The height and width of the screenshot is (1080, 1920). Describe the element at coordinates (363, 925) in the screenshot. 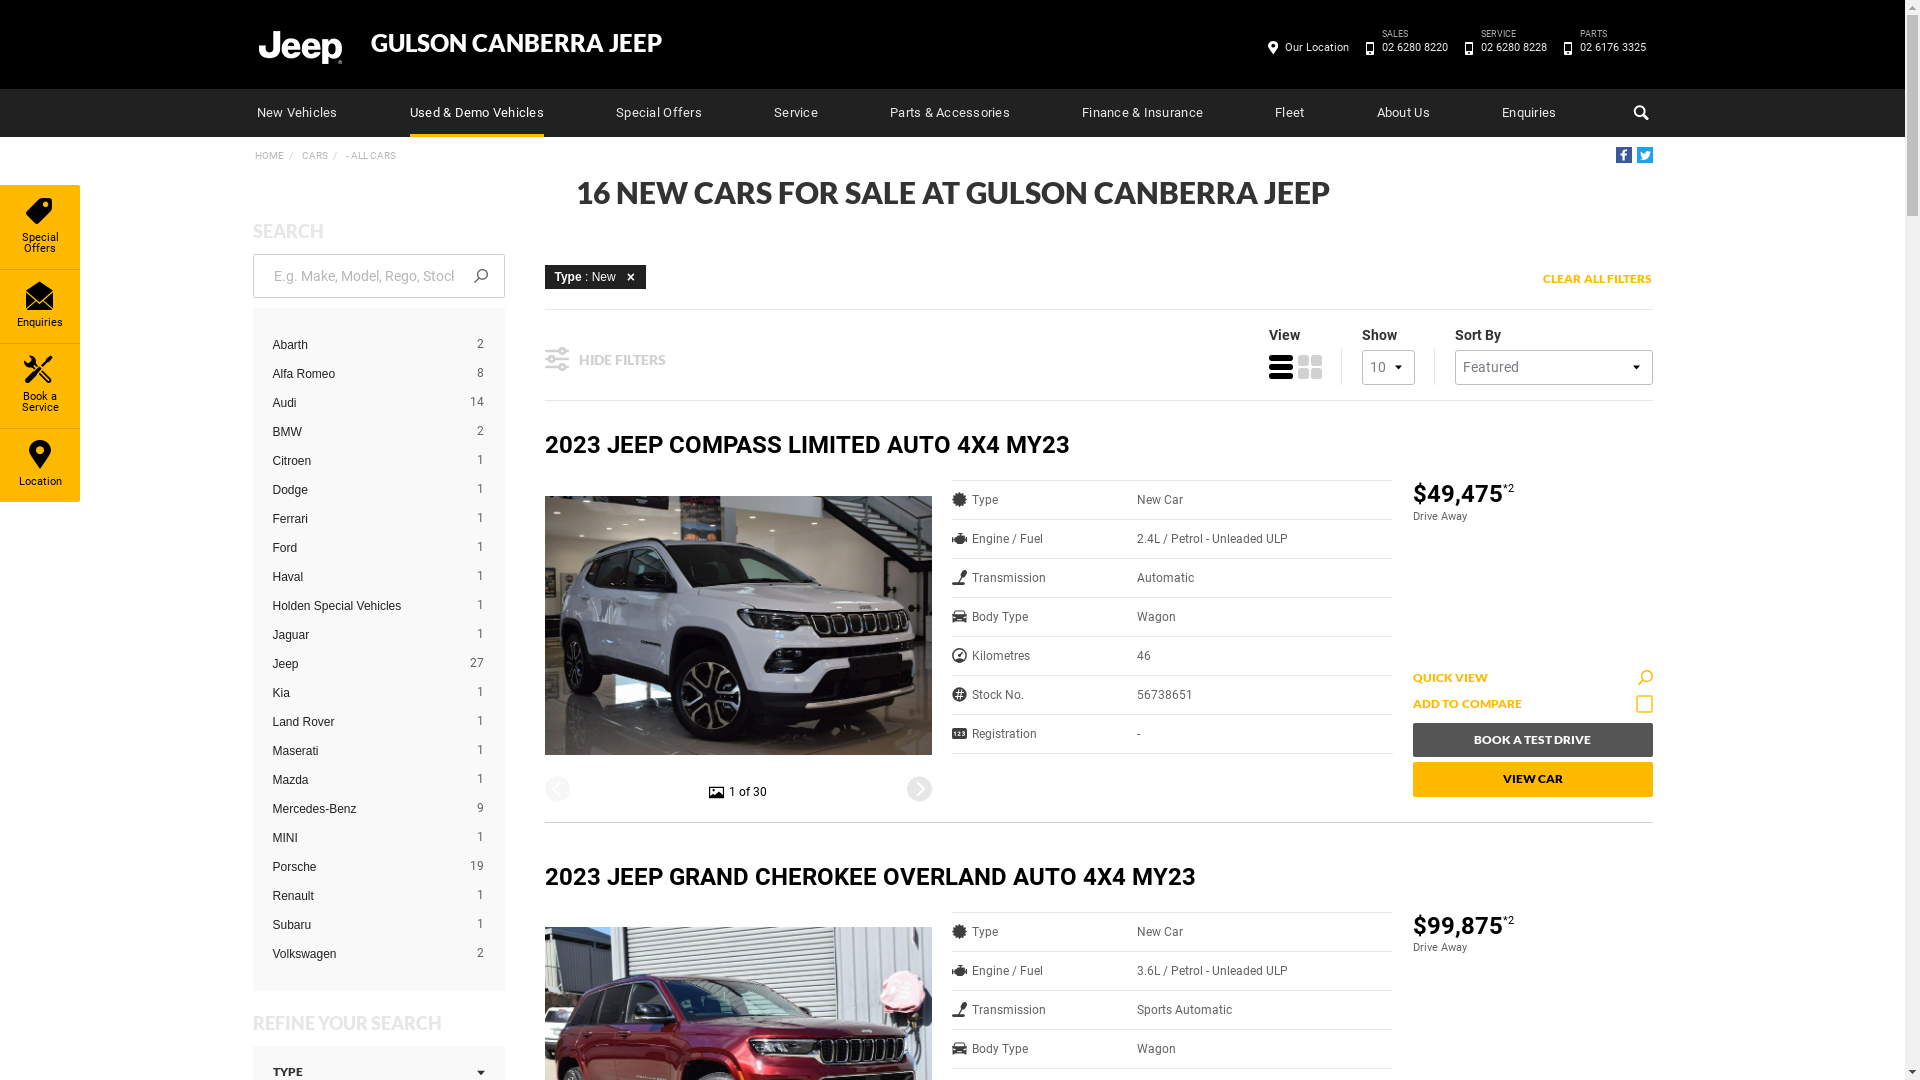

I see `'Subaru'` at that location.